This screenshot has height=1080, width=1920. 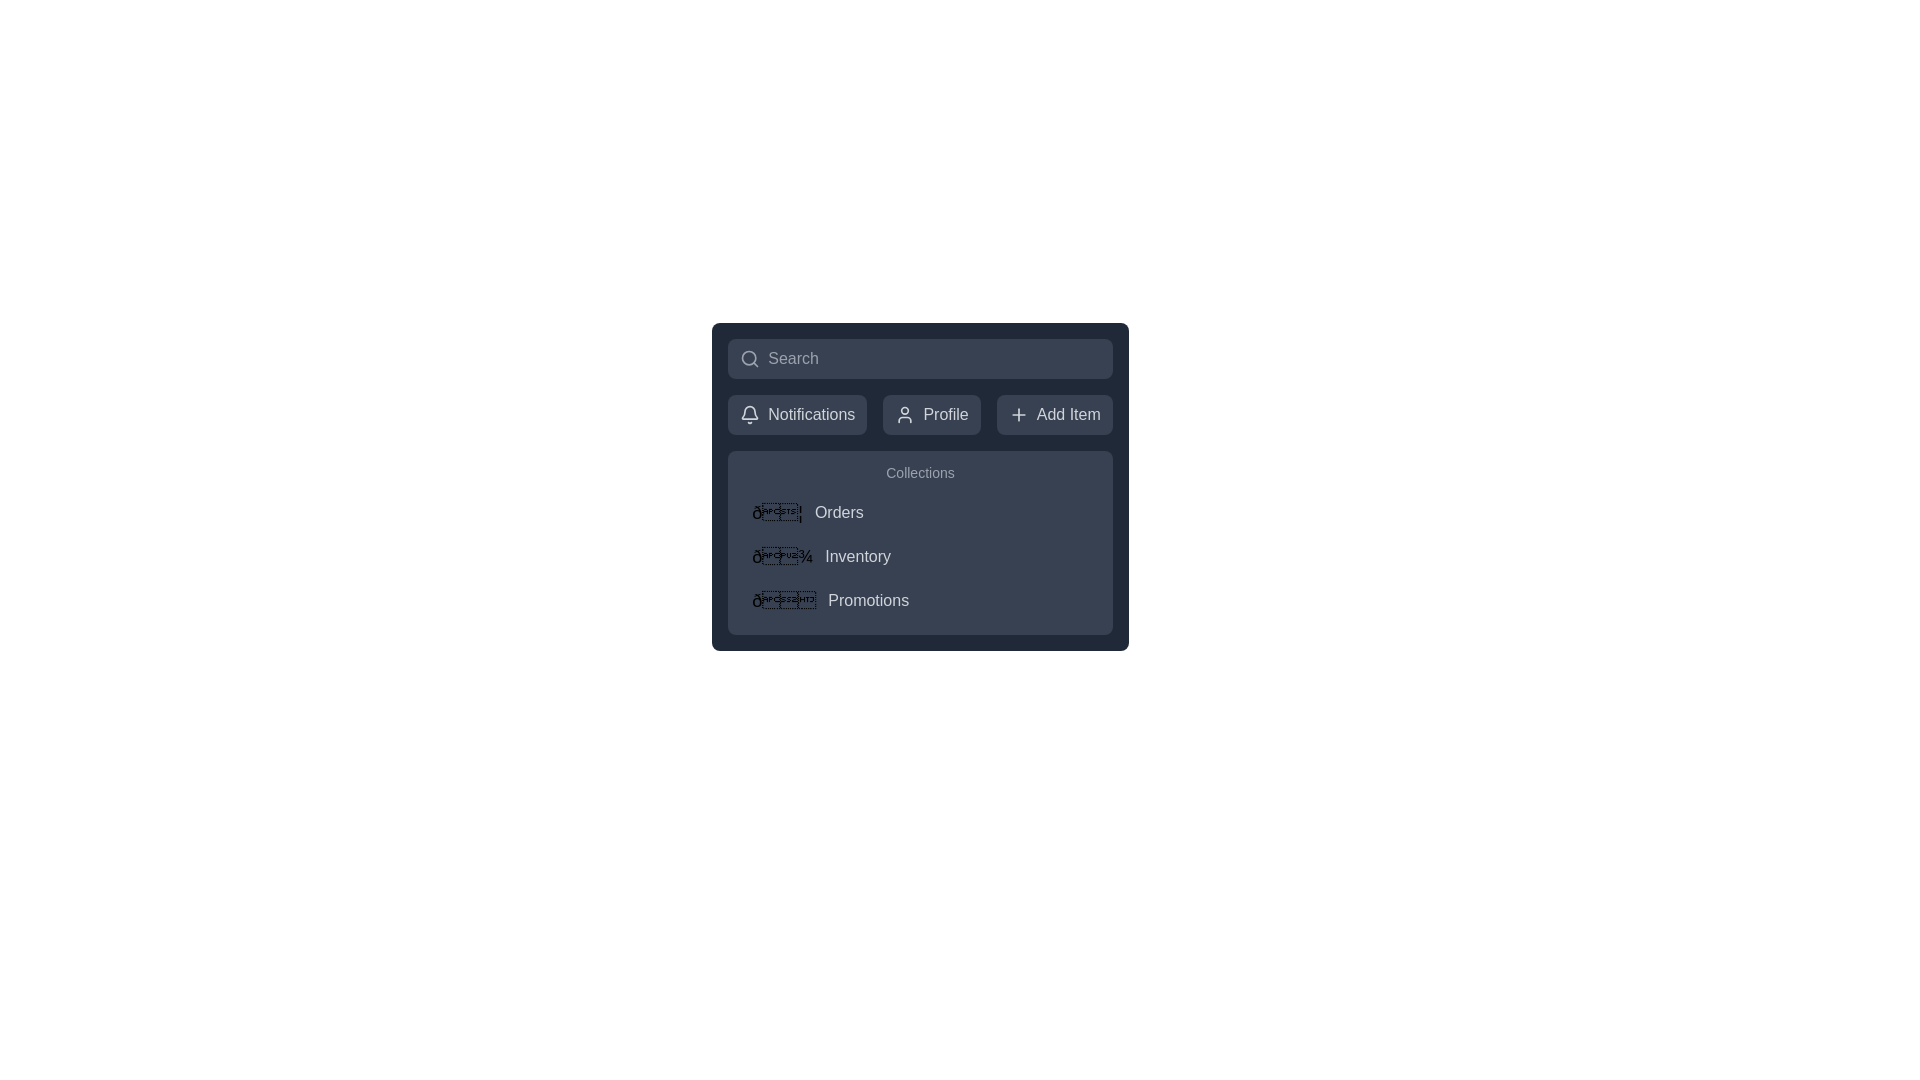 I want to click on the user silhouette icon located in the middle of the 'Profile' button at the top center of the UI, so click(x=904, y=414).